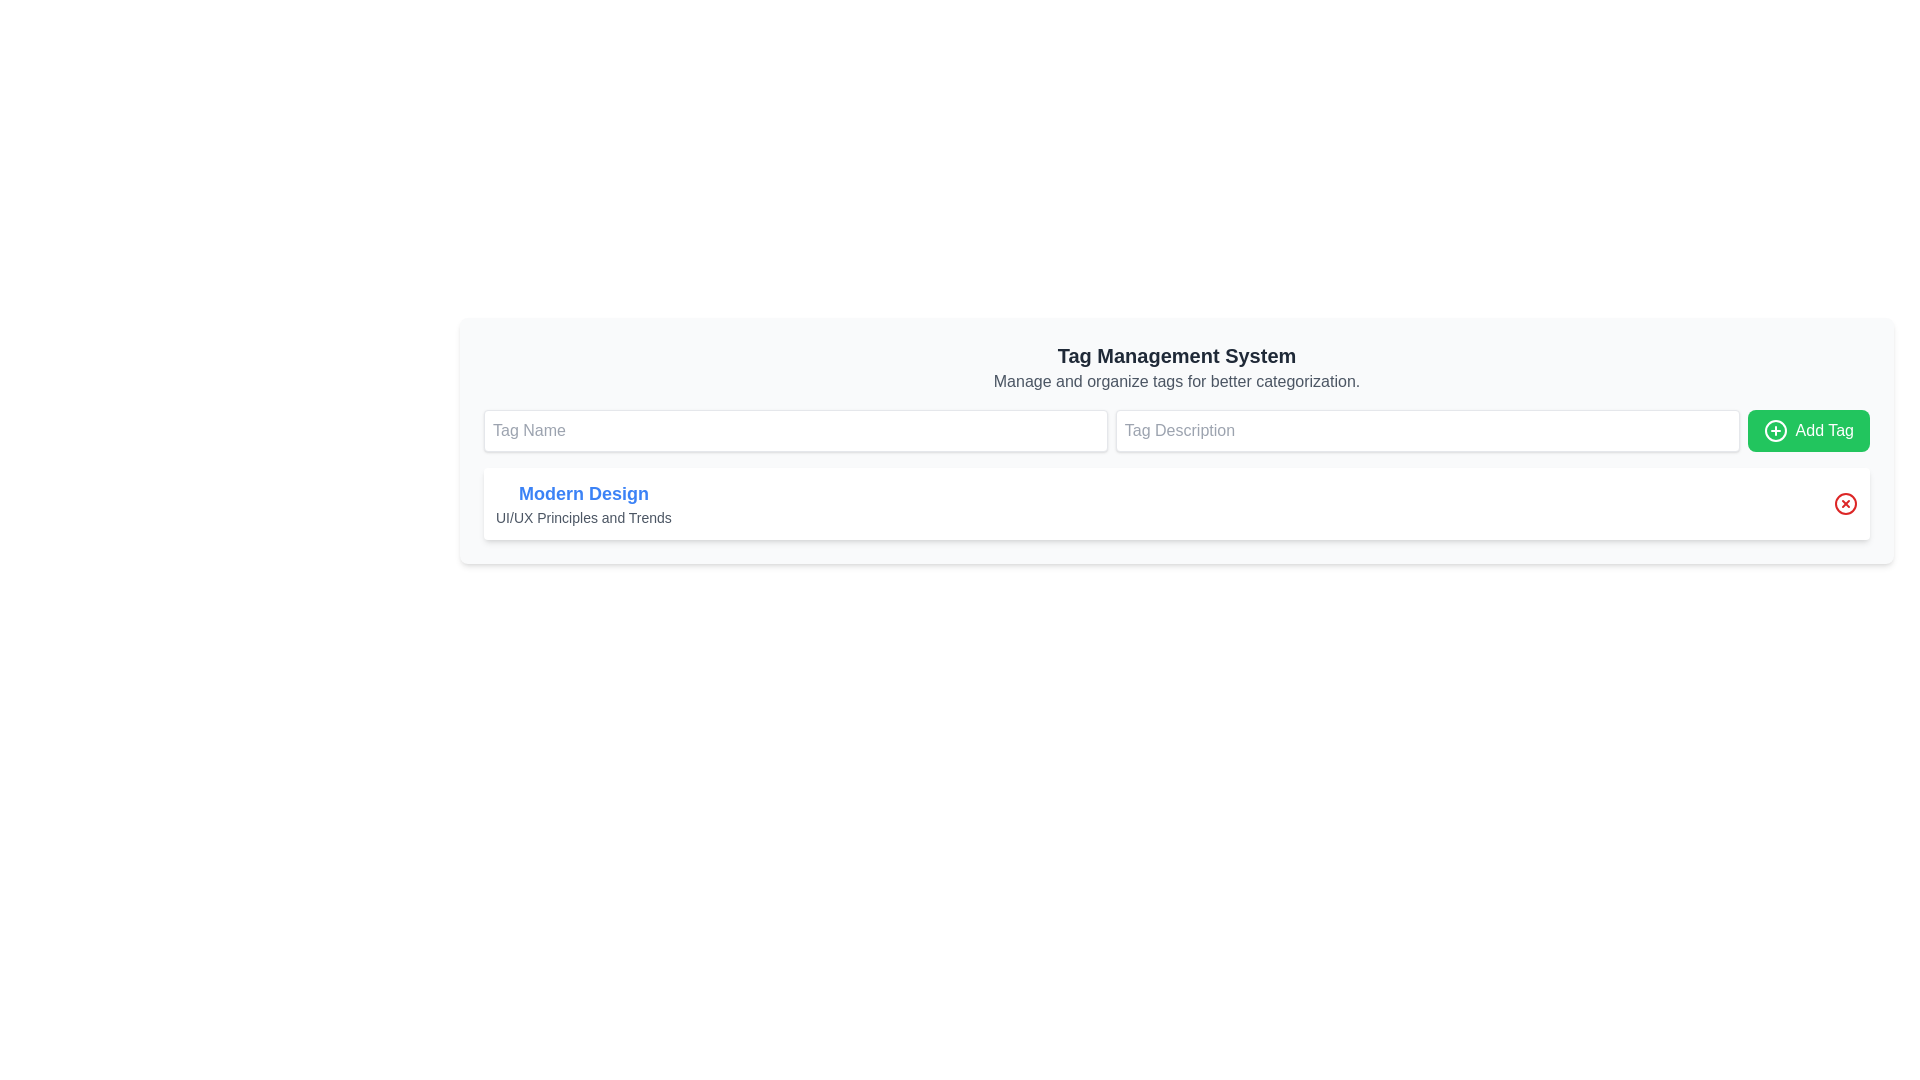 Image resolution: width=1920 pixels, height=1080 pixels. What do you see at coordinates (1775, 430) in the screenshot?
I see `the circular green button with a white plus icon` at bounding box center [1775, 430].